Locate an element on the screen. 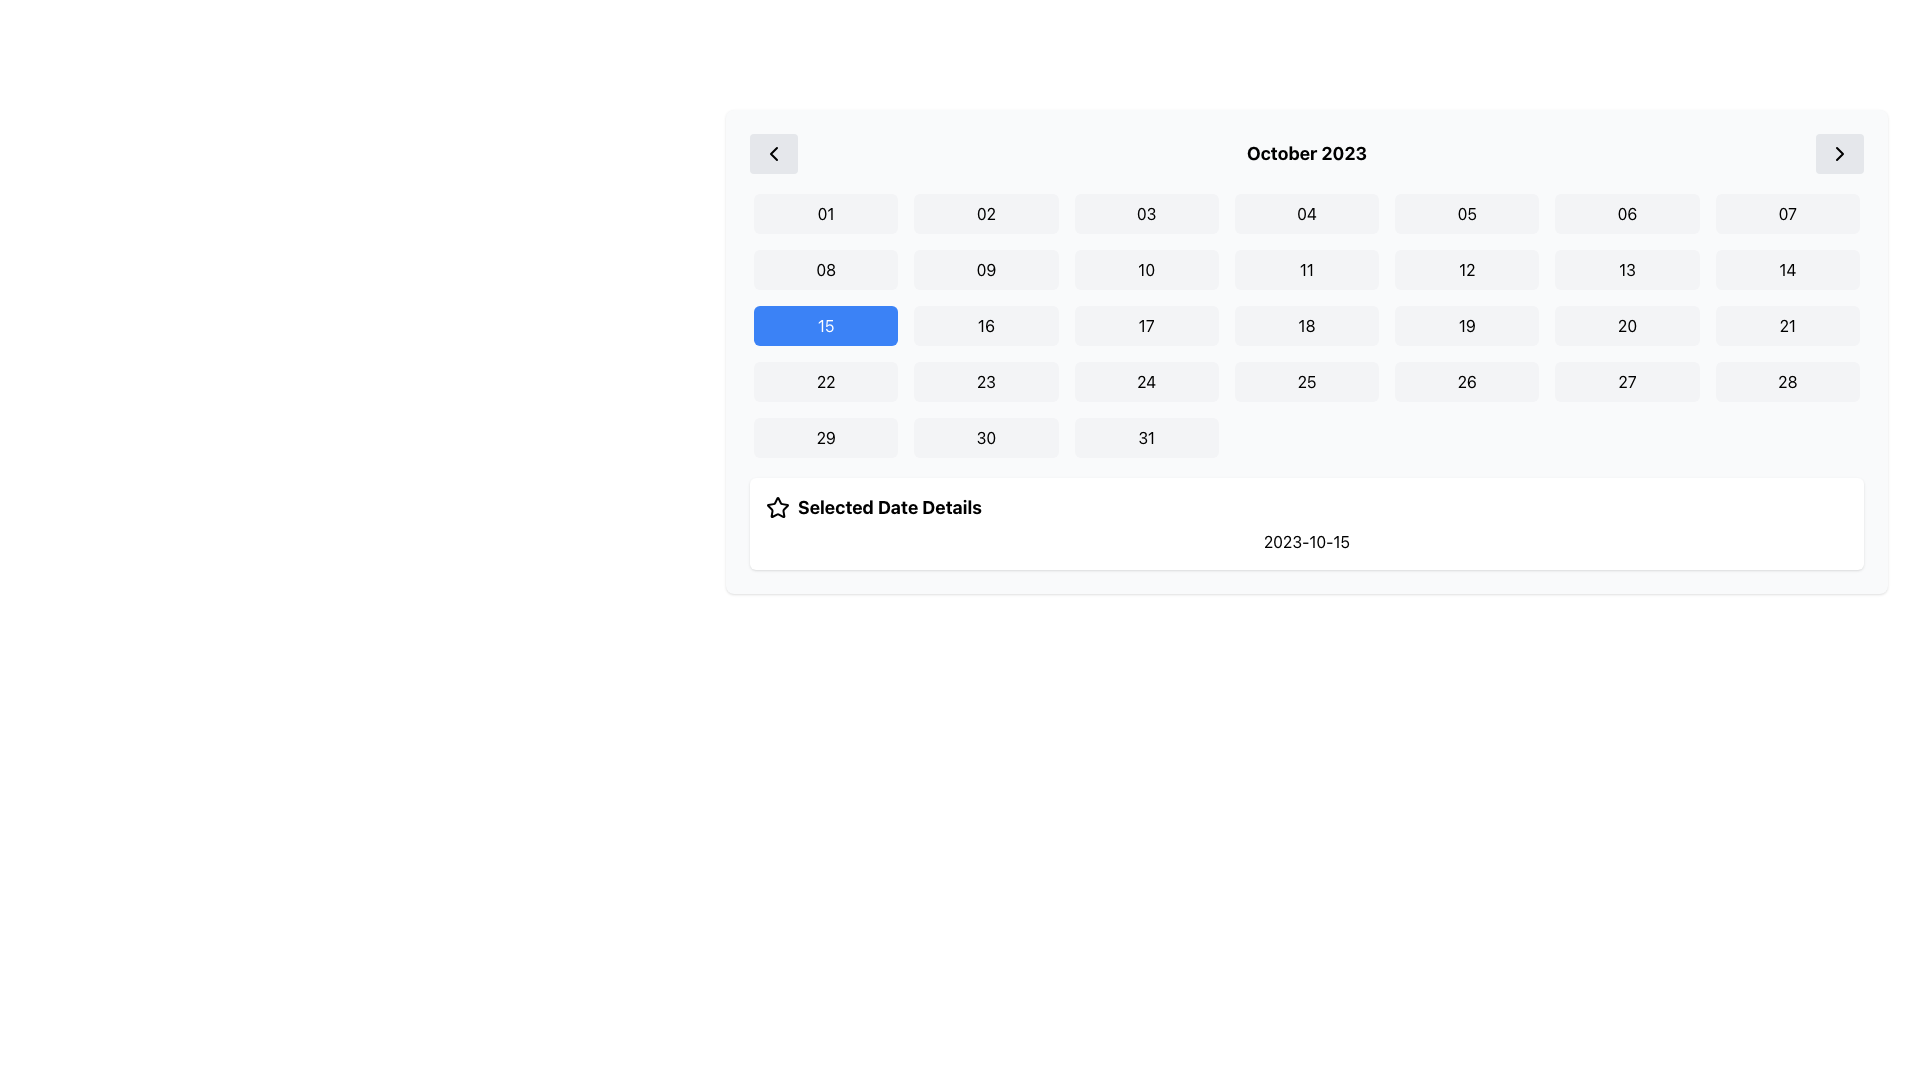  the selectable day button representing the 6th of the month is located at coordinates (1627, 213).